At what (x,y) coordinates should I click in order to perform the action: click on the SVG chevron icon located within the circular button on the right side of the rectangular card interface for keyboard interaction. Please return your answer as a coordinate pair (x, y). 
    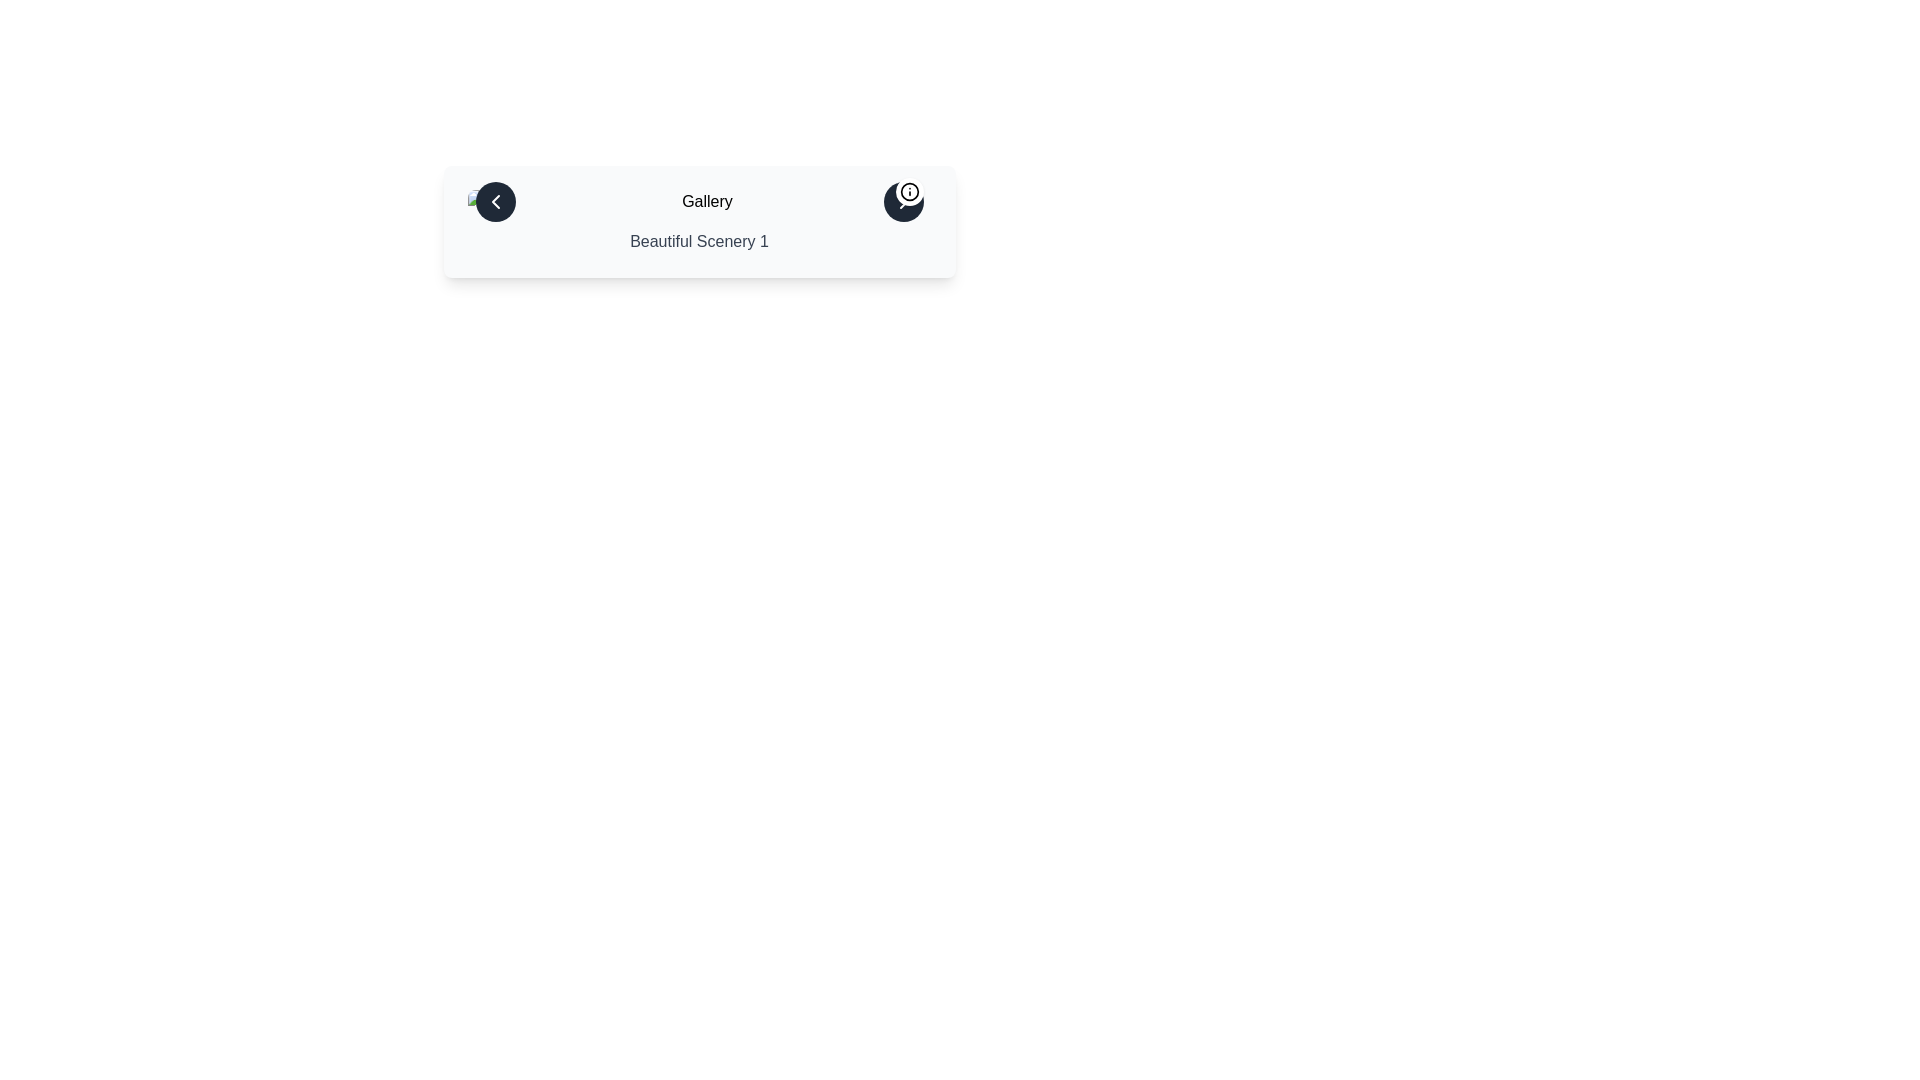
    Looking at the image, I should click on (902, 201).